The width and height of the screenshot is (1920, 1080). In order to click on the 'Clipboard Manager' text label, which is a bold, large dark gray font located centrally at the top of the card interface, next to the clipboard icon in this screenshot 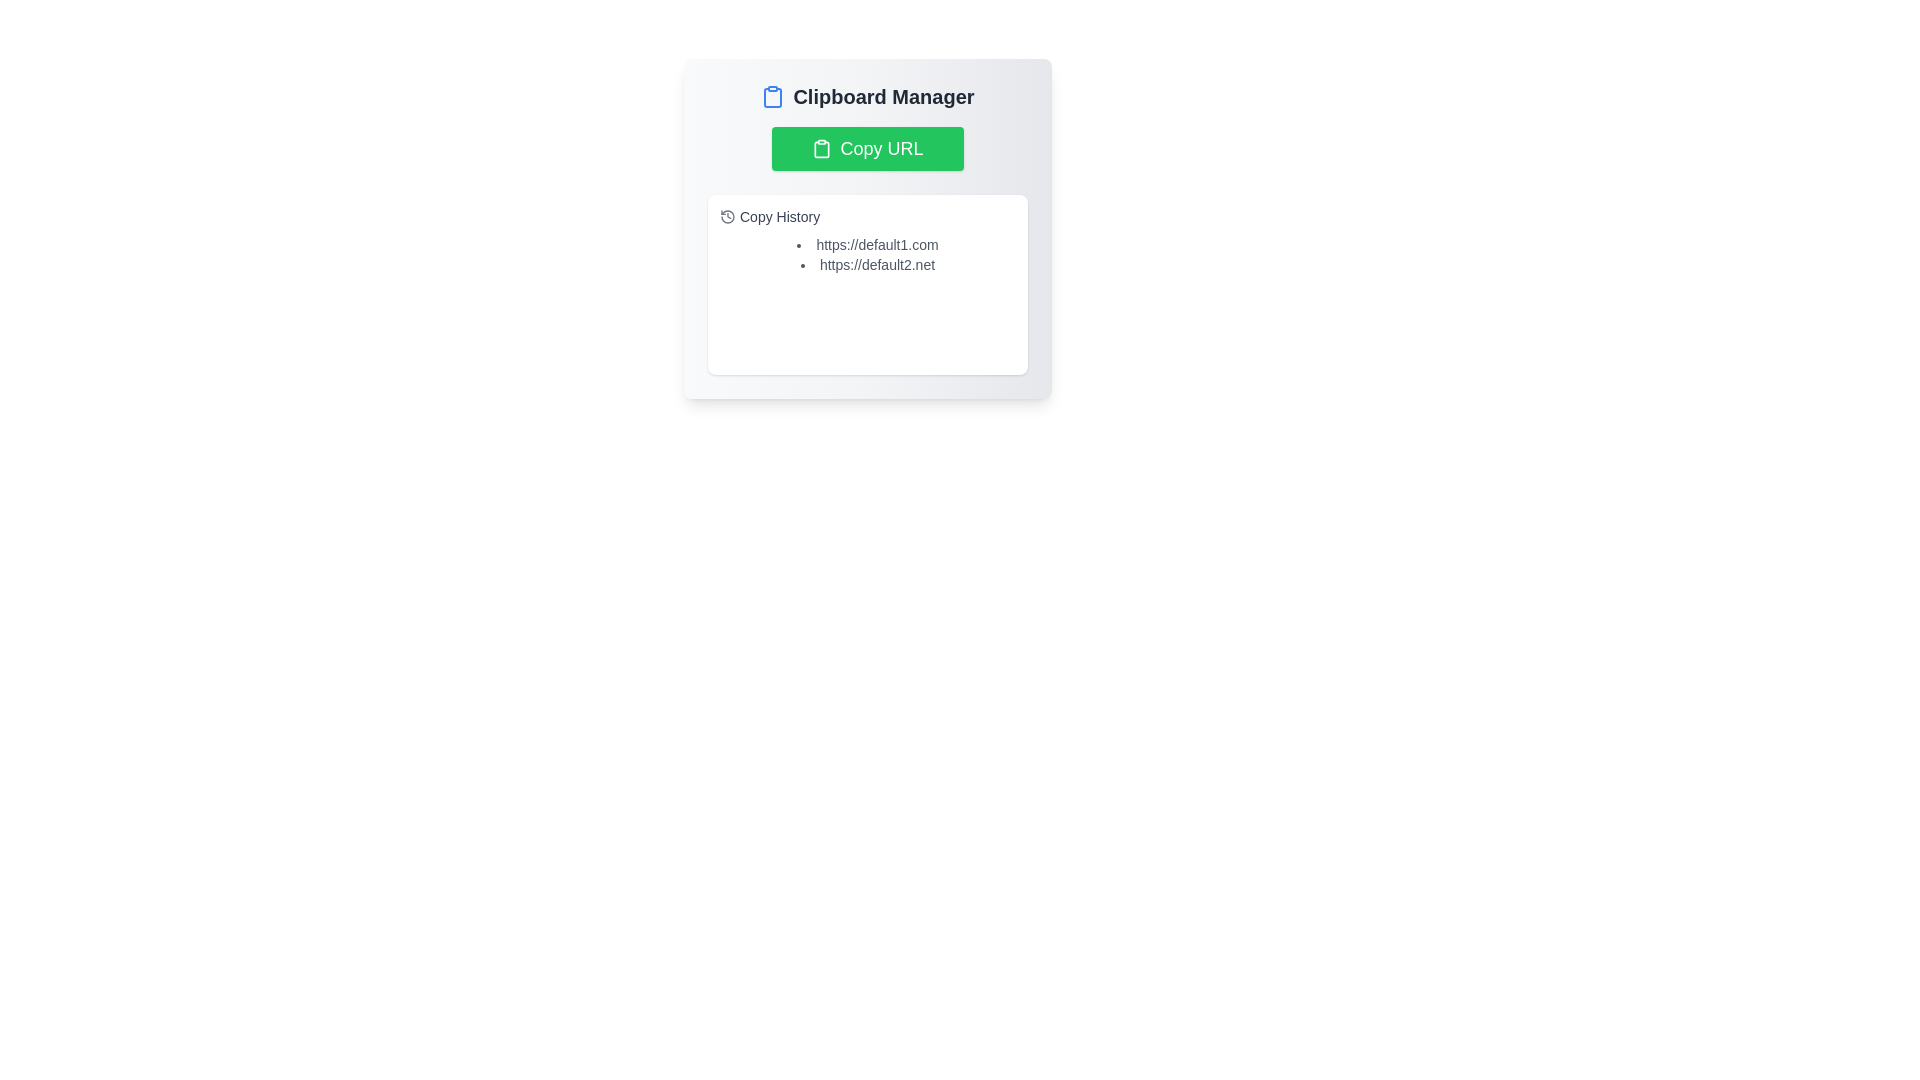, I will do `click(882, 96)`.